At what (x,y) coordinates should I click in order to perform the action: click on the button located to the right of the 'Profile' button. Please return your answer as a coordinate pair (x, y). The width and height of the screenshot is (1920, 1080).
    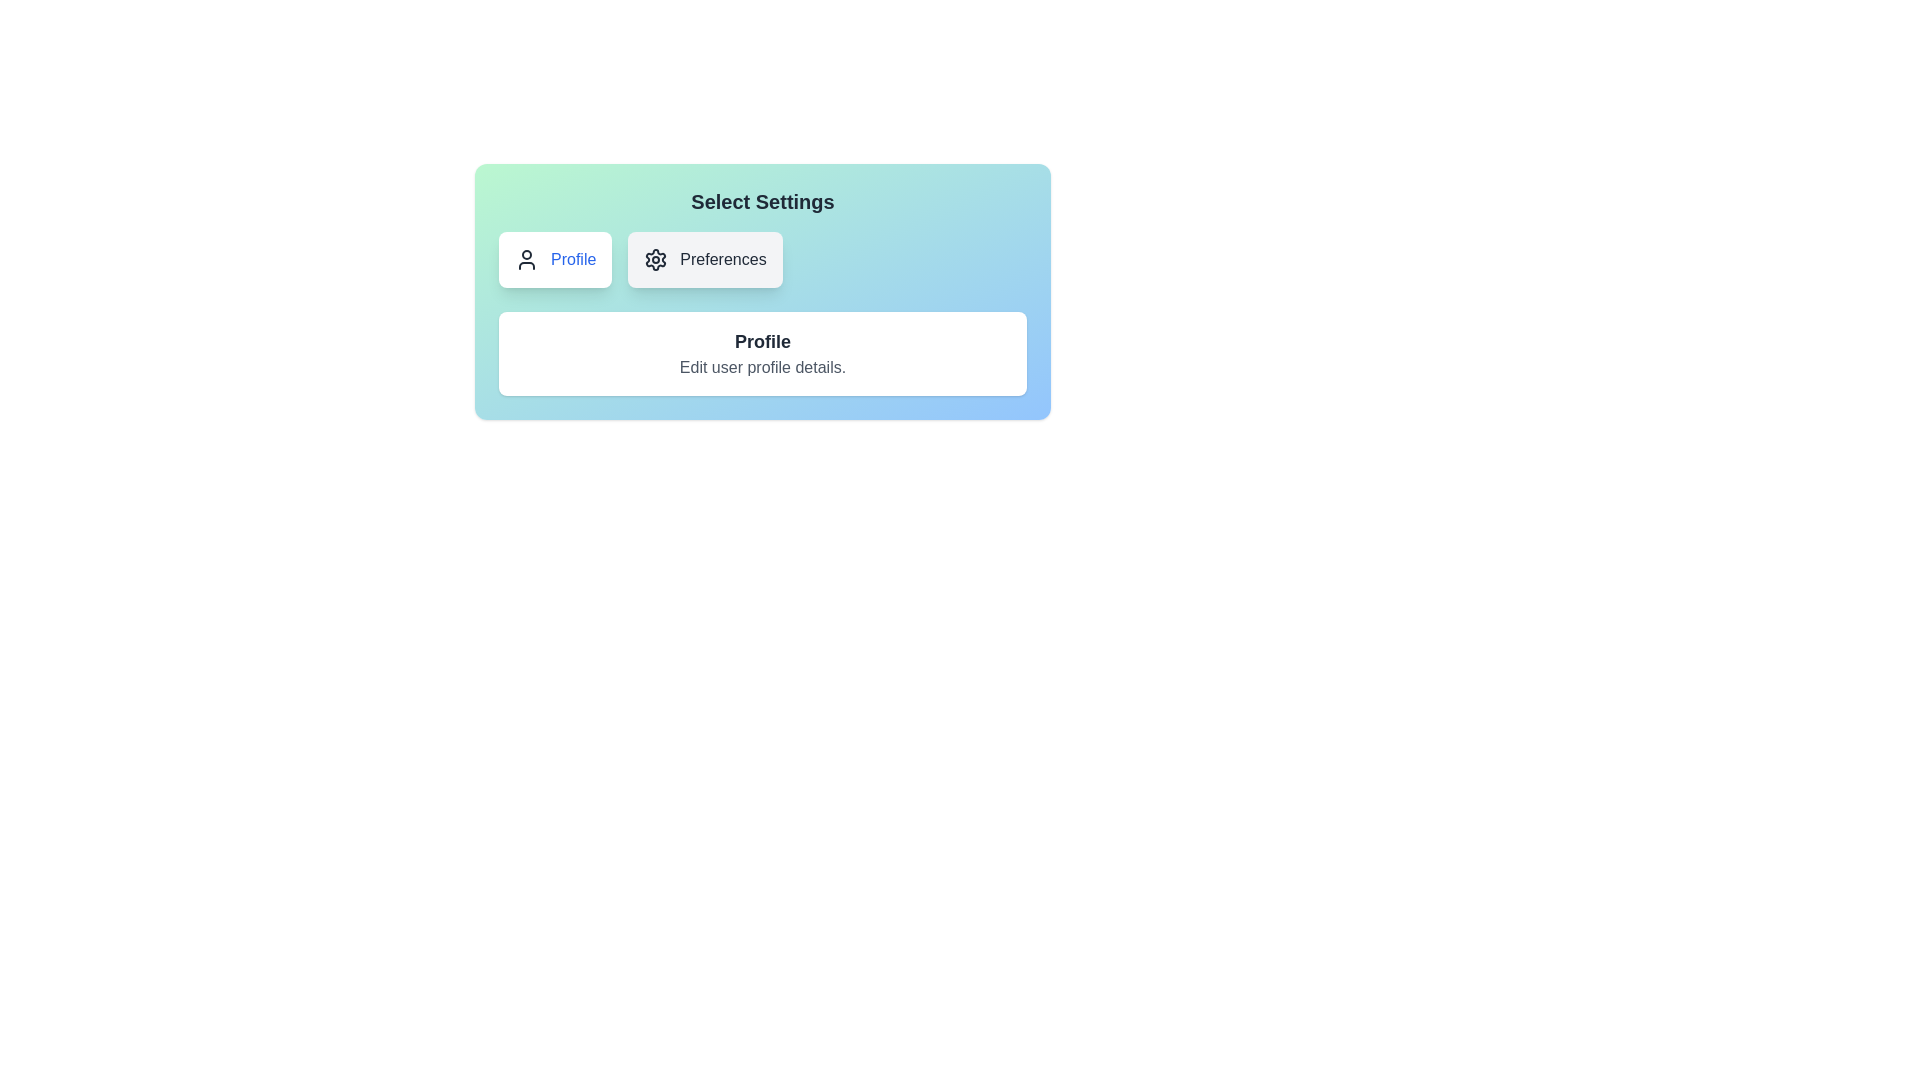
    Looking at the image, I should click on (705, 258).